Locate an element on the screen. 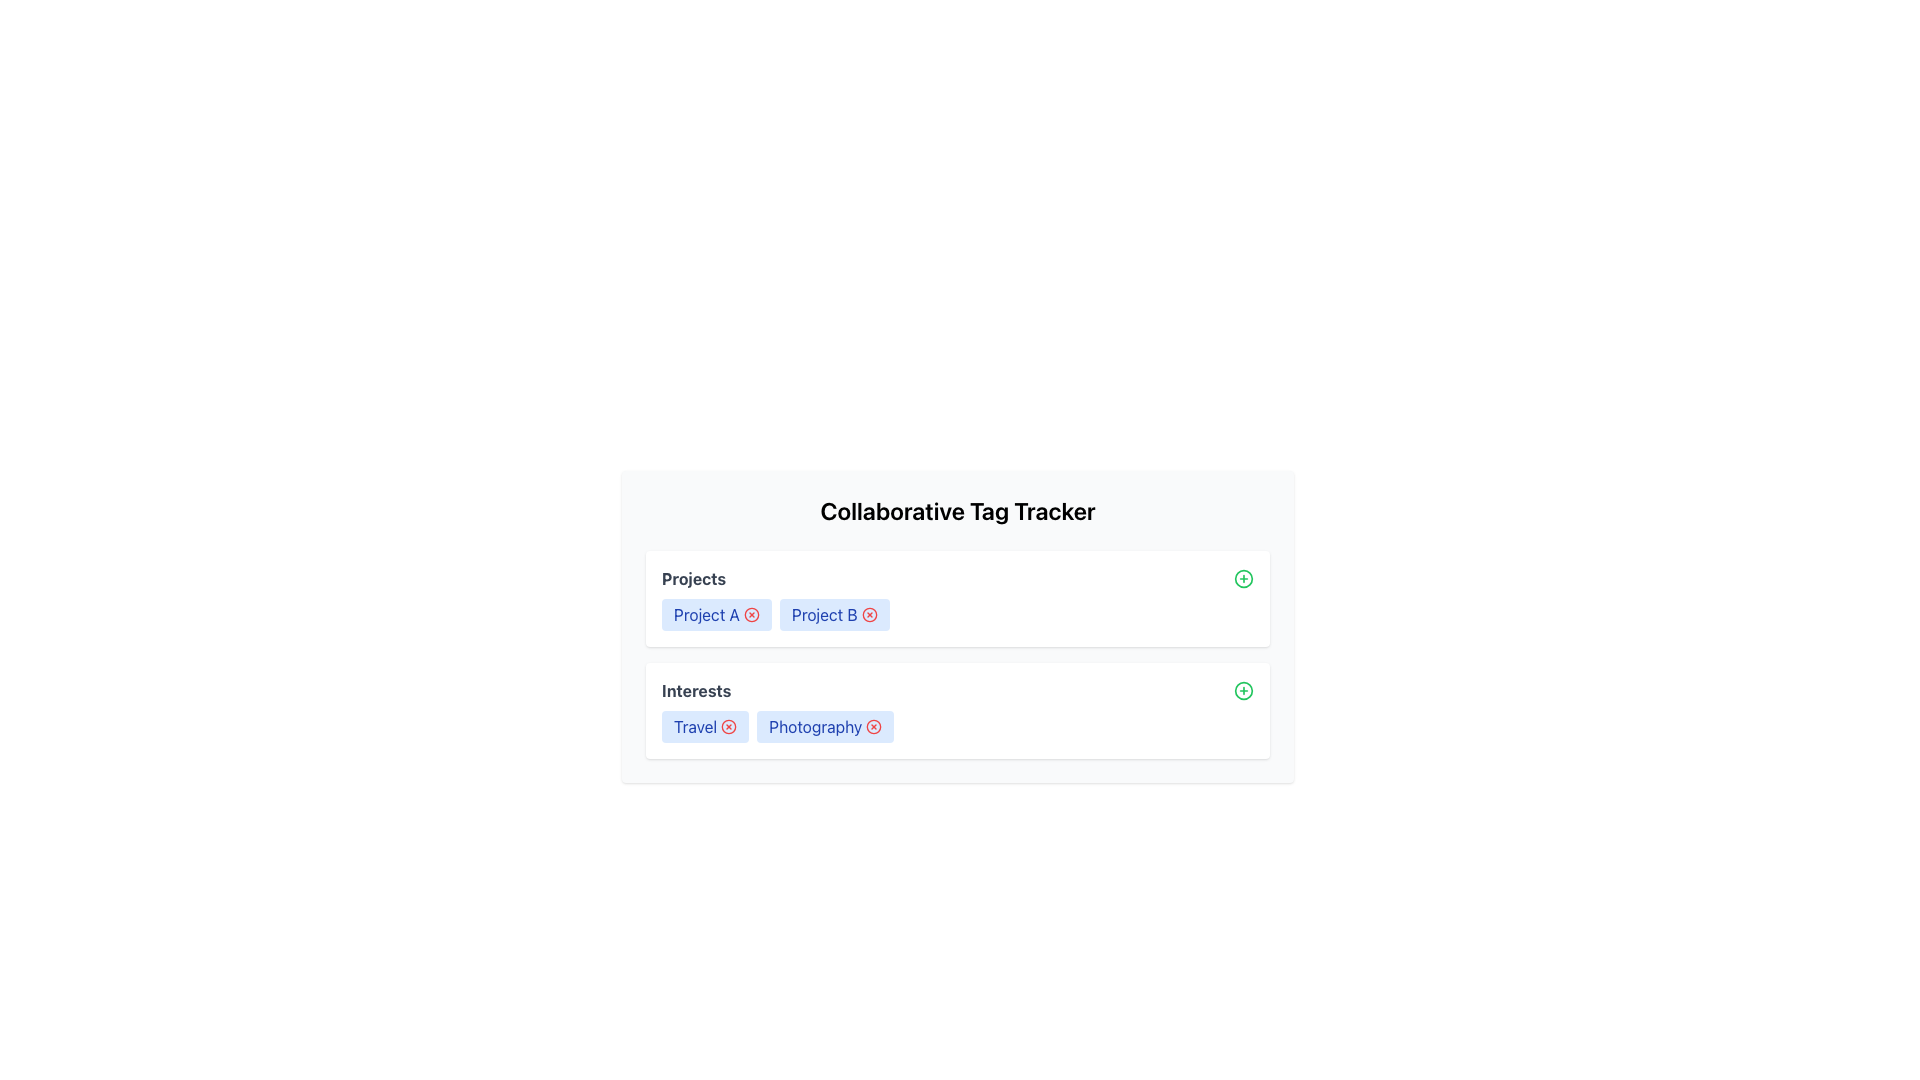 The height and width of the screenshot is (1080, 1920). the badge component labeled 'Photography' is located at coordinates (825, 726).